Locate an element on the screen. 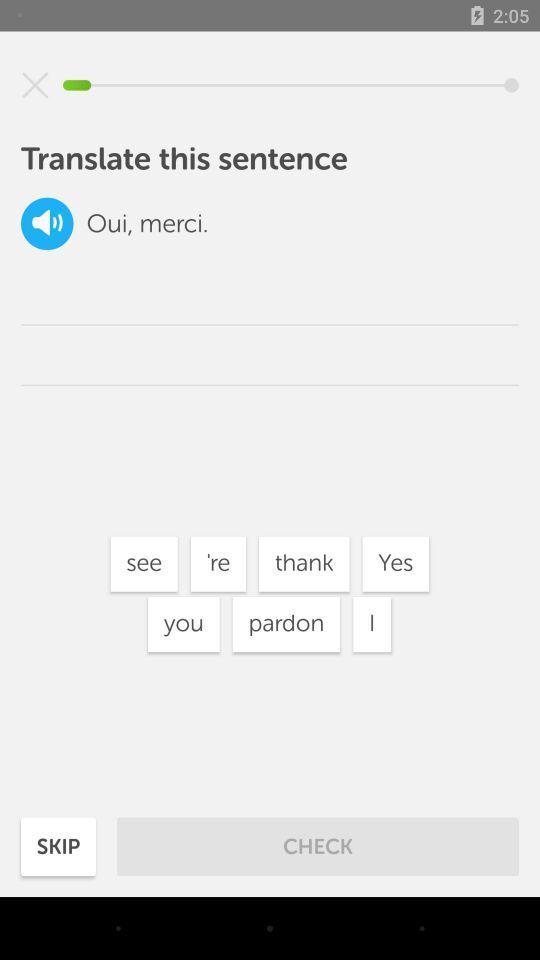 The width and height of the screenshot is (540, 960). item below the merci. item is located at coordinates (217, 564).